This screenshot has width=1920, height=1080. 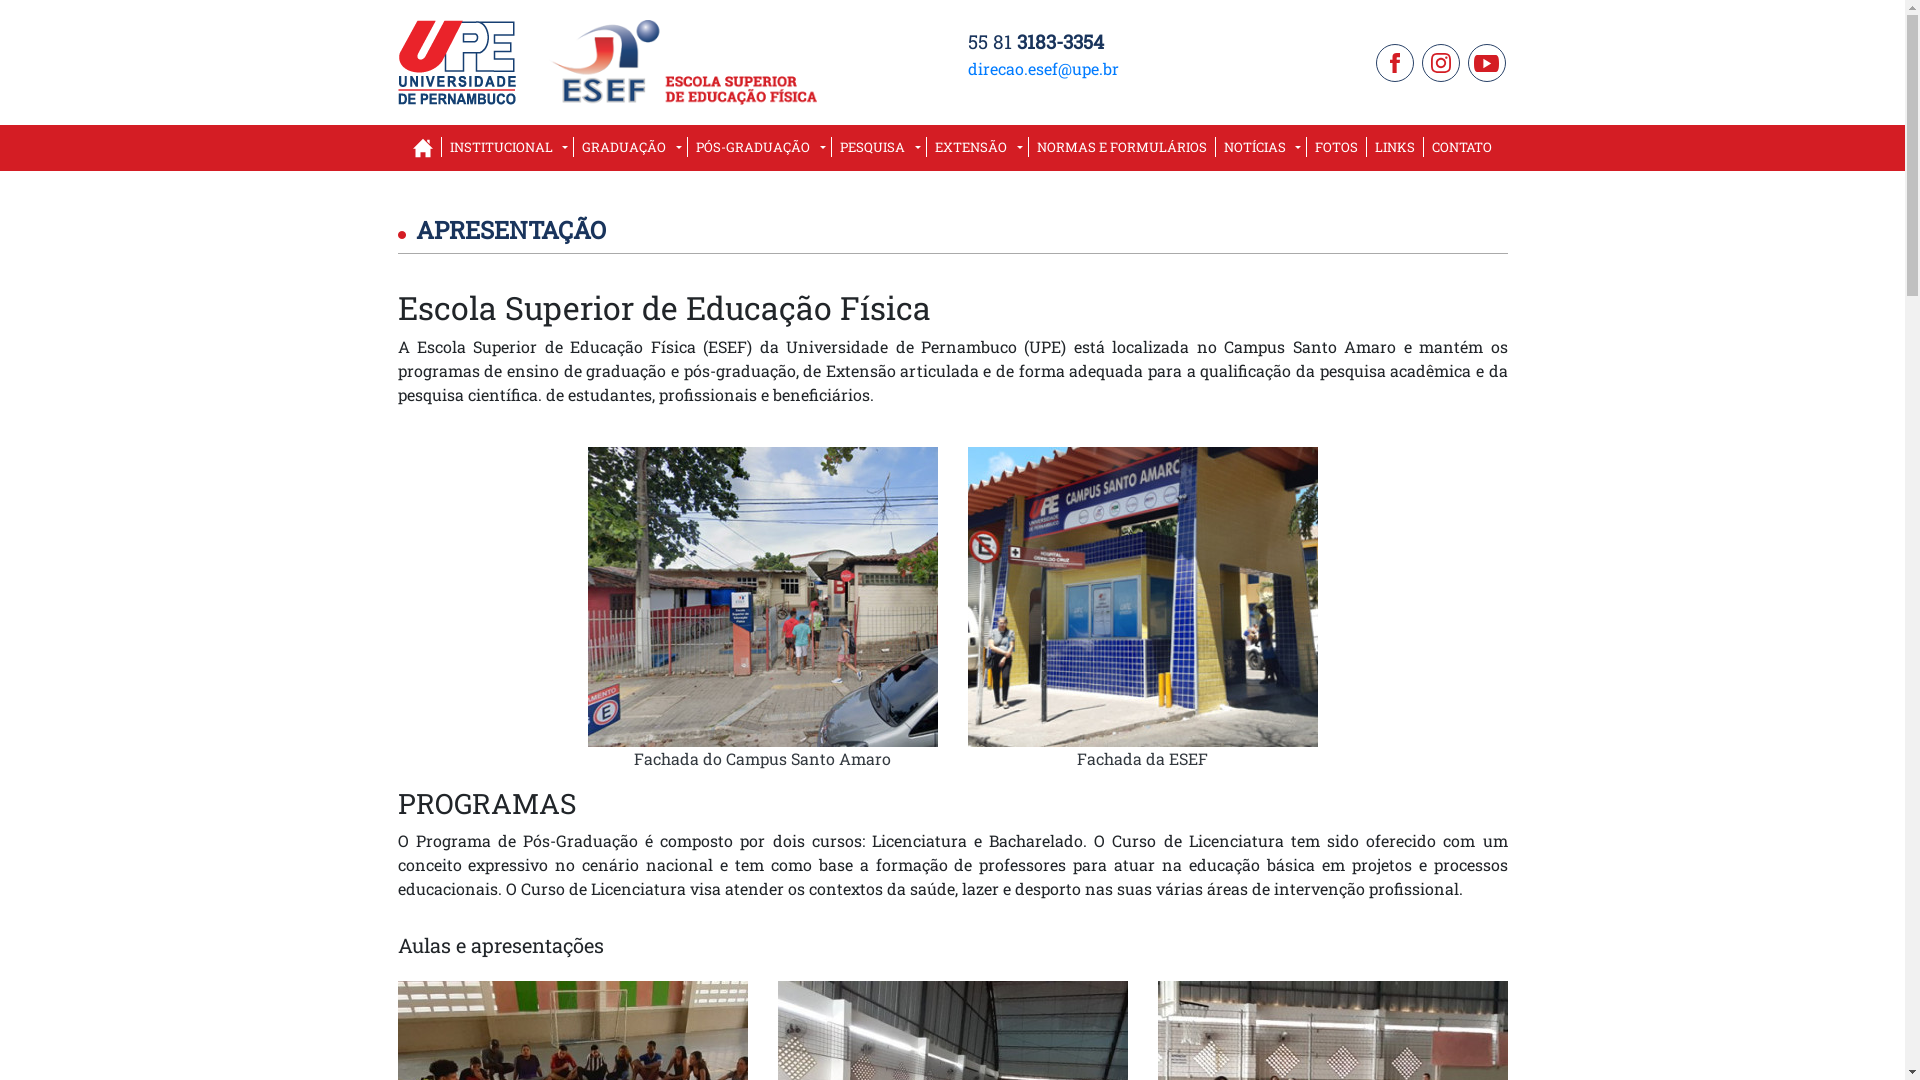 I want to click on 'direcao.esef@upe.br', so click(x=1042, y=67).